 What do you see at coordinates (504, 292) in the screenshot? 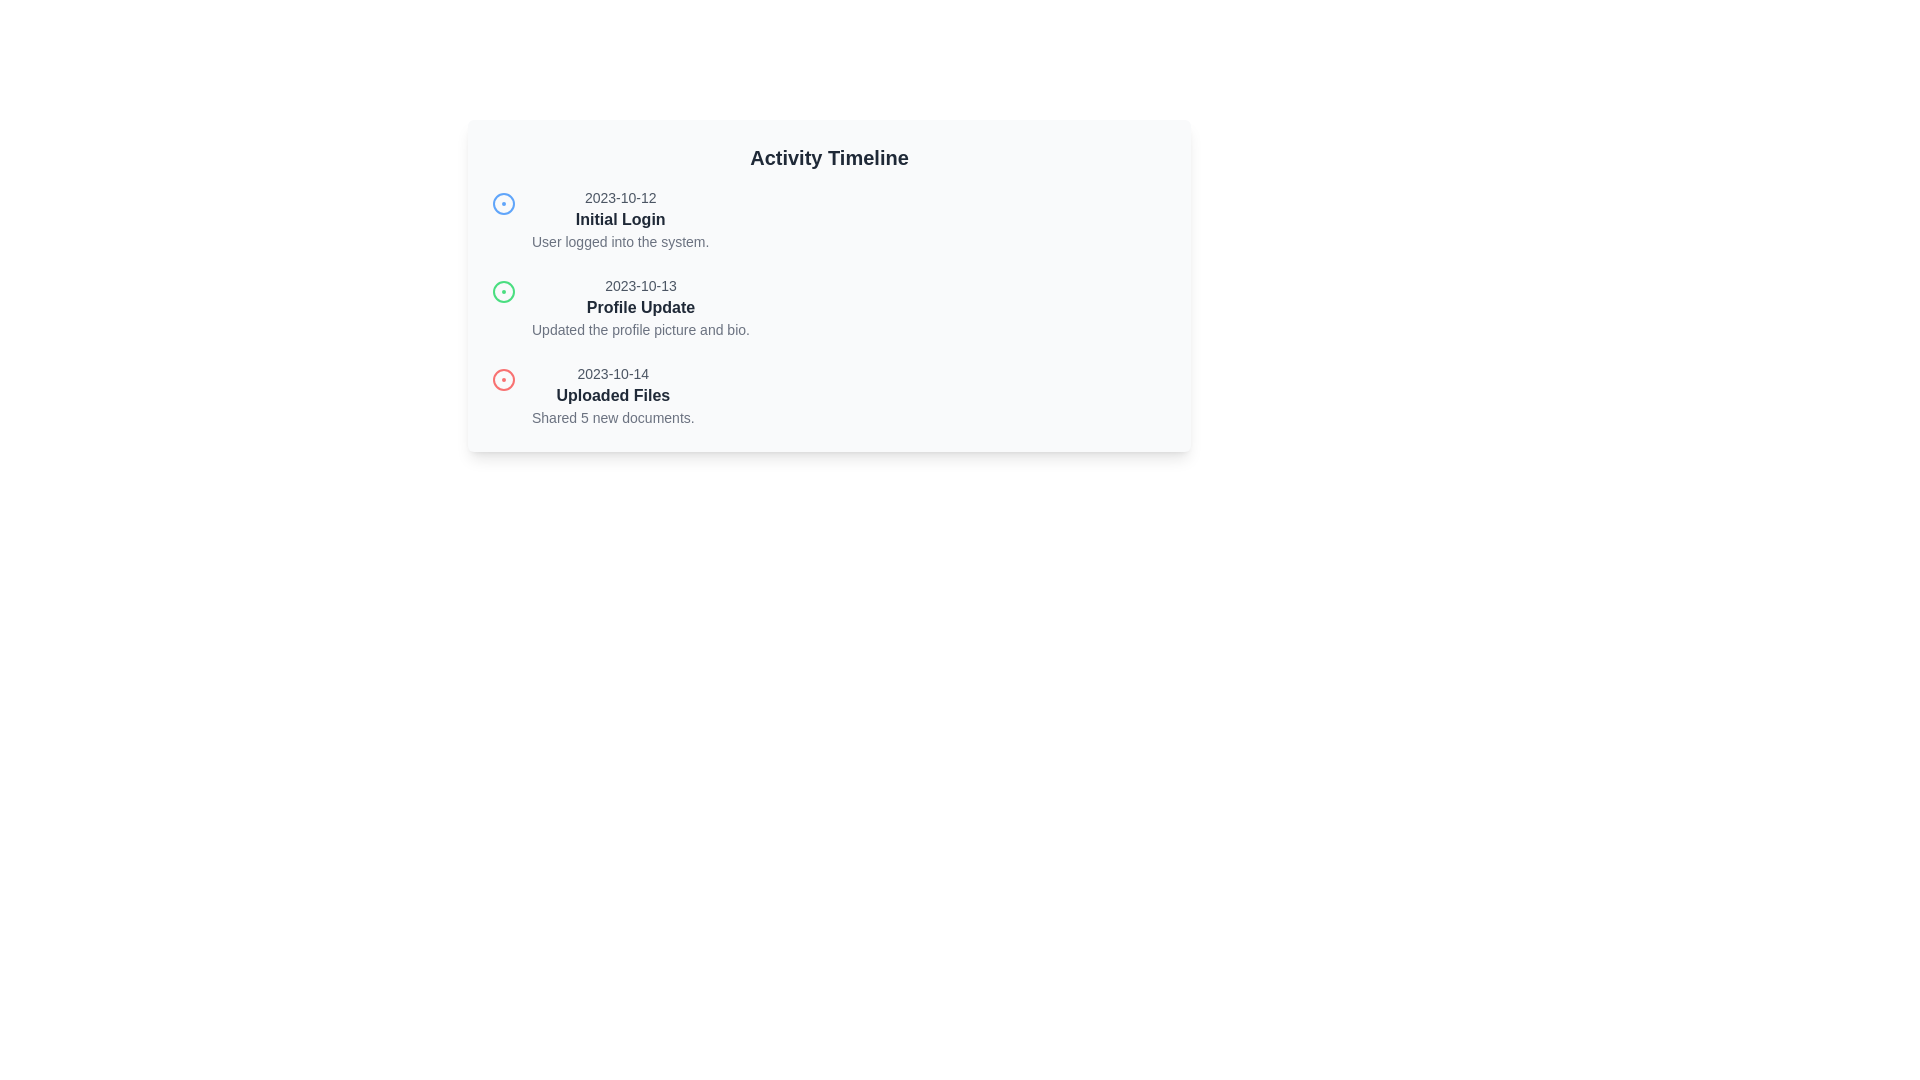
I see `the circular icon with a green outline and dot, which represents a progress indicator, located to the left of the 'Profile Update' text in the second row of the timeline component` at bounding box center [504, 292].